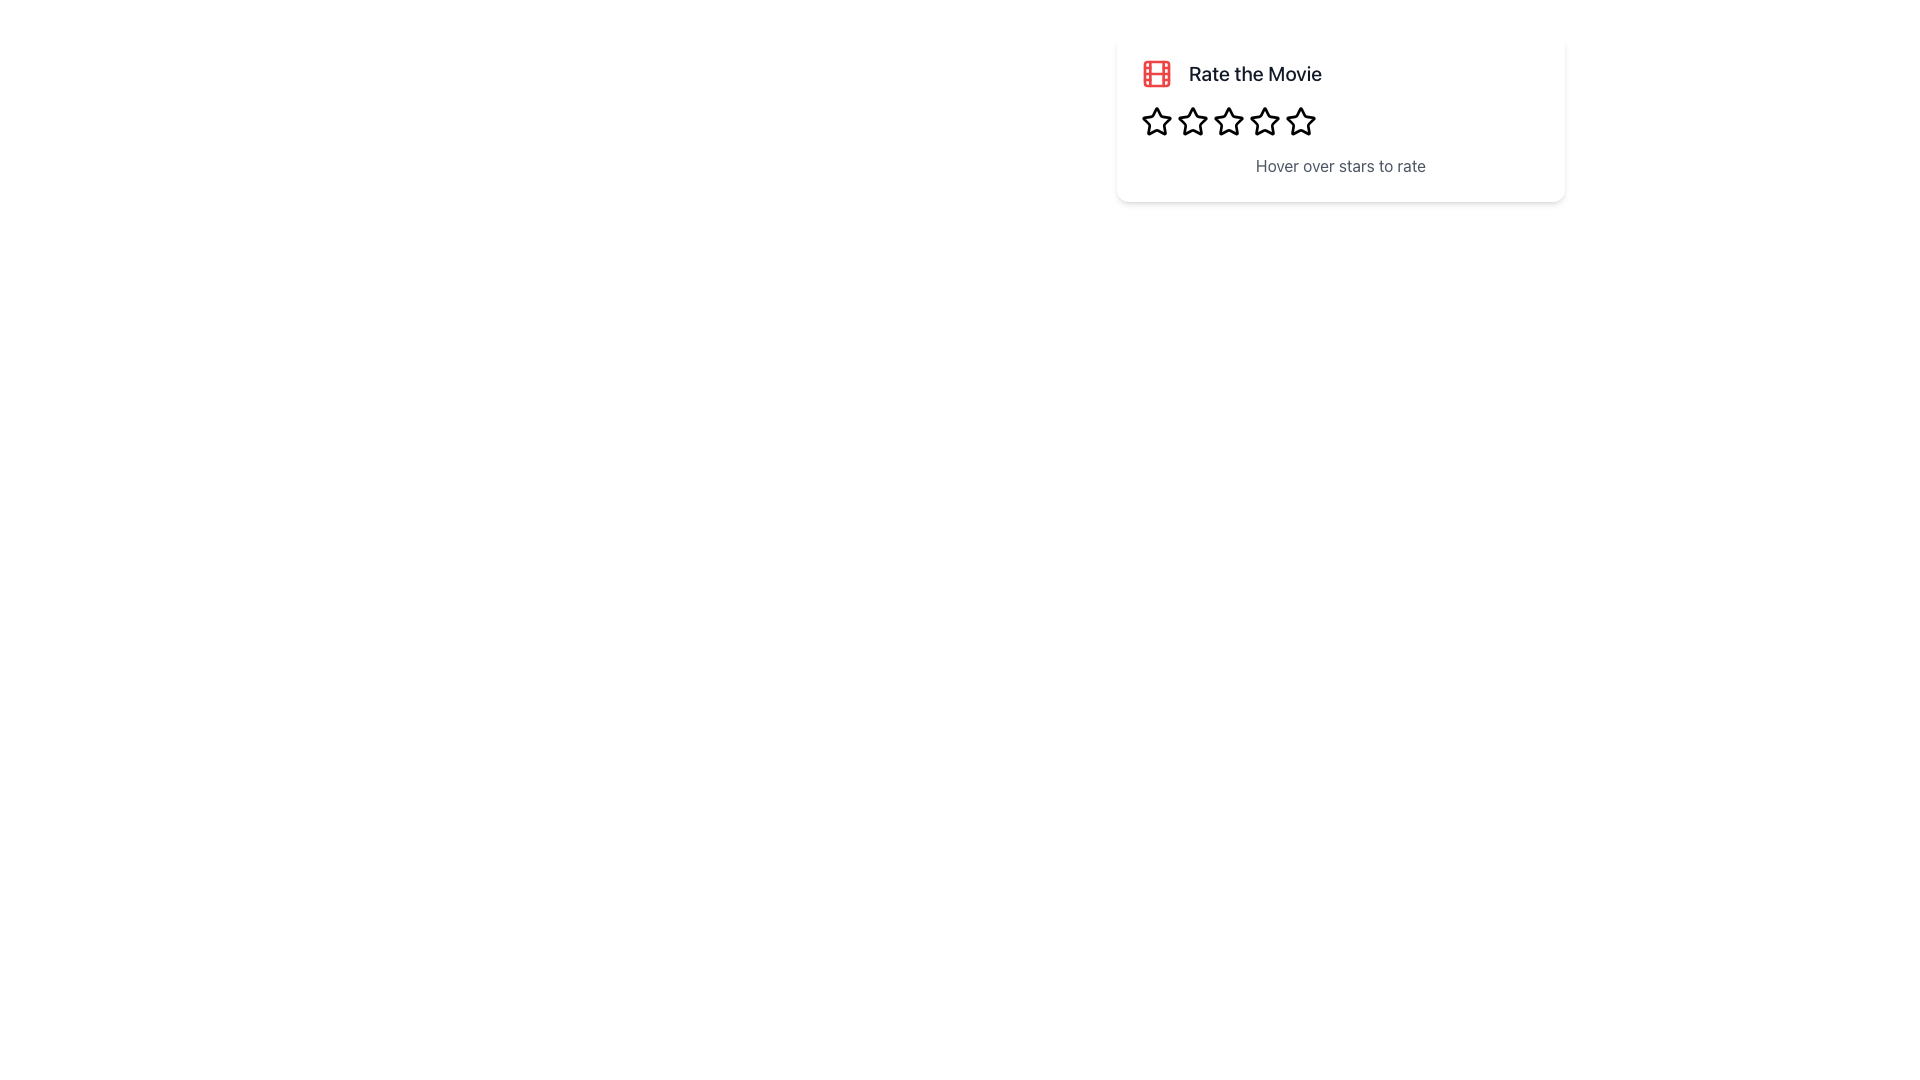  What do you see at coordinates (1156, 72) in the screenshot?
I see `the central red-filled rectangular Decorative Icon Component, which is part of the film strip icon located above the 'Rate the Movie' title` at bounding box center [1156, 72].